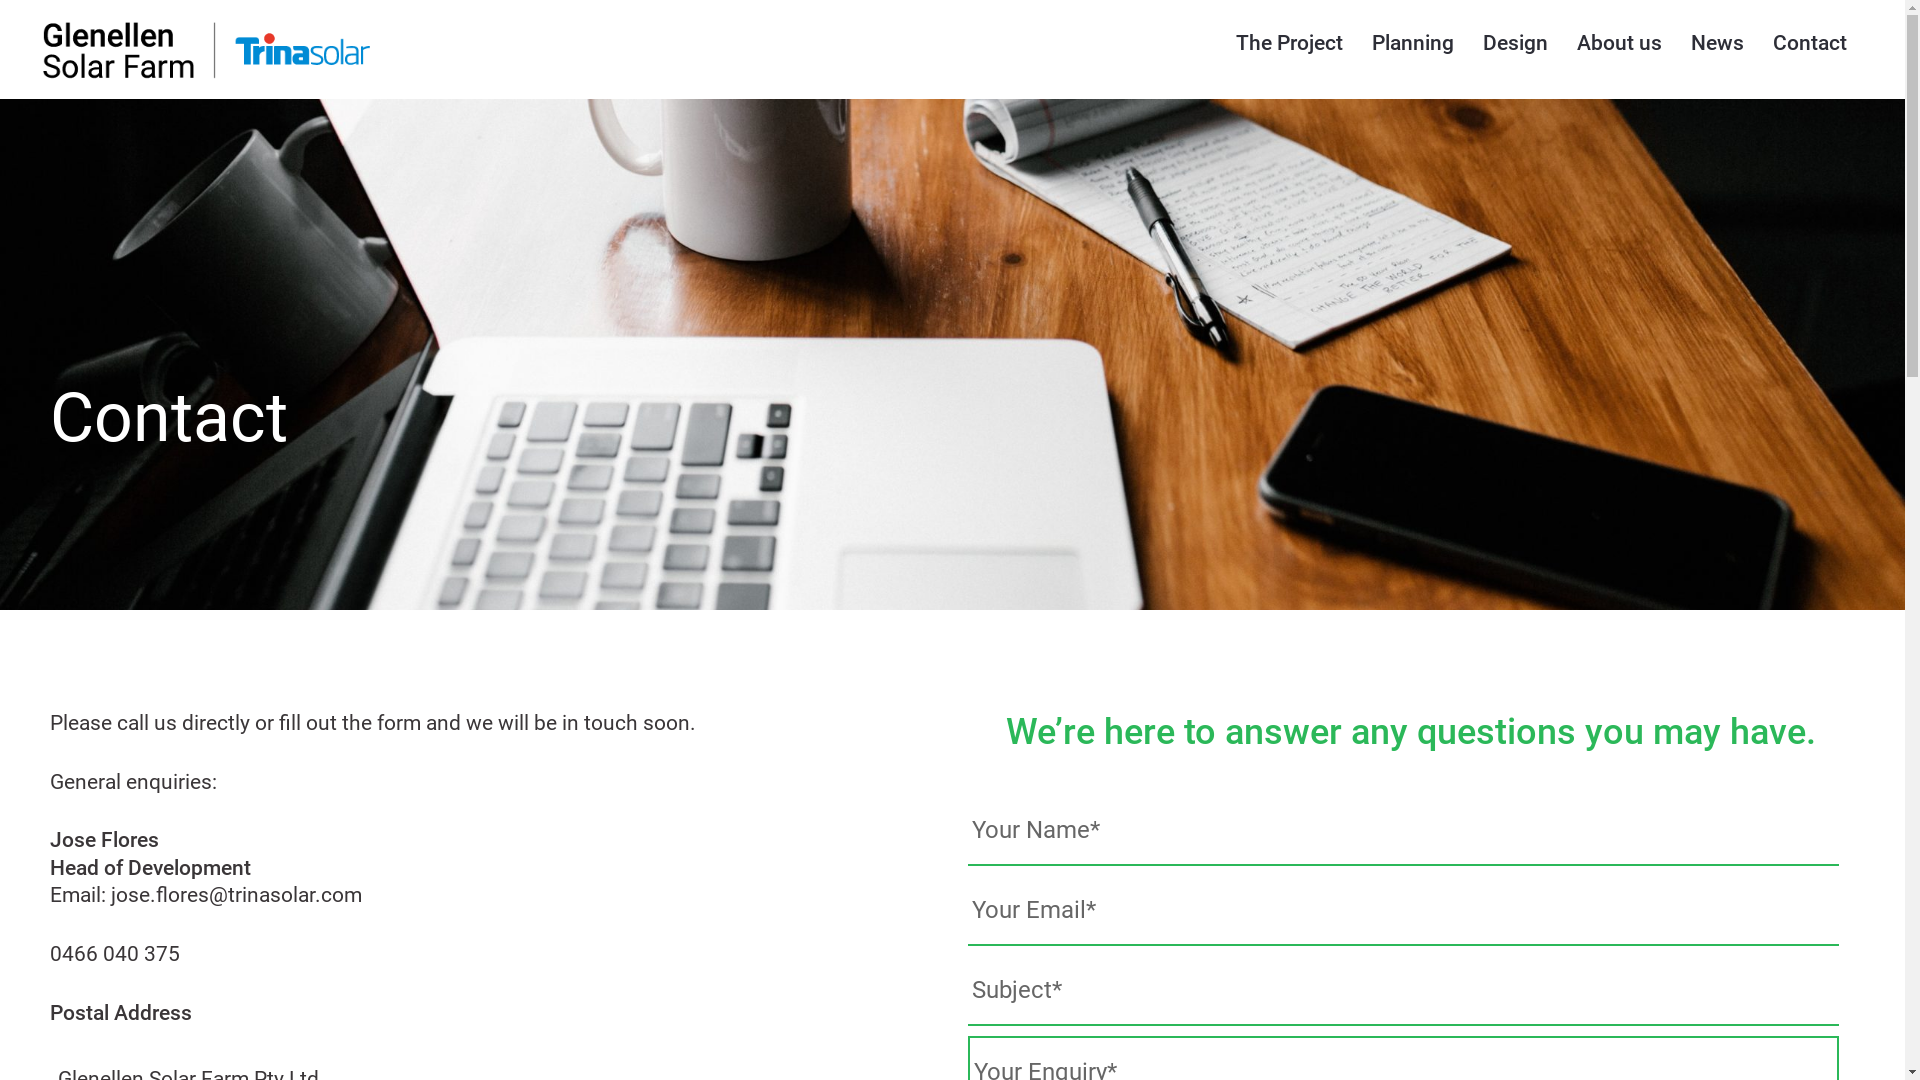 The height and width of the screenshot is (1080, 1920). Describe the element at coordinates (1411, 42) in the screenshot. I see `'Planning'` at that location.